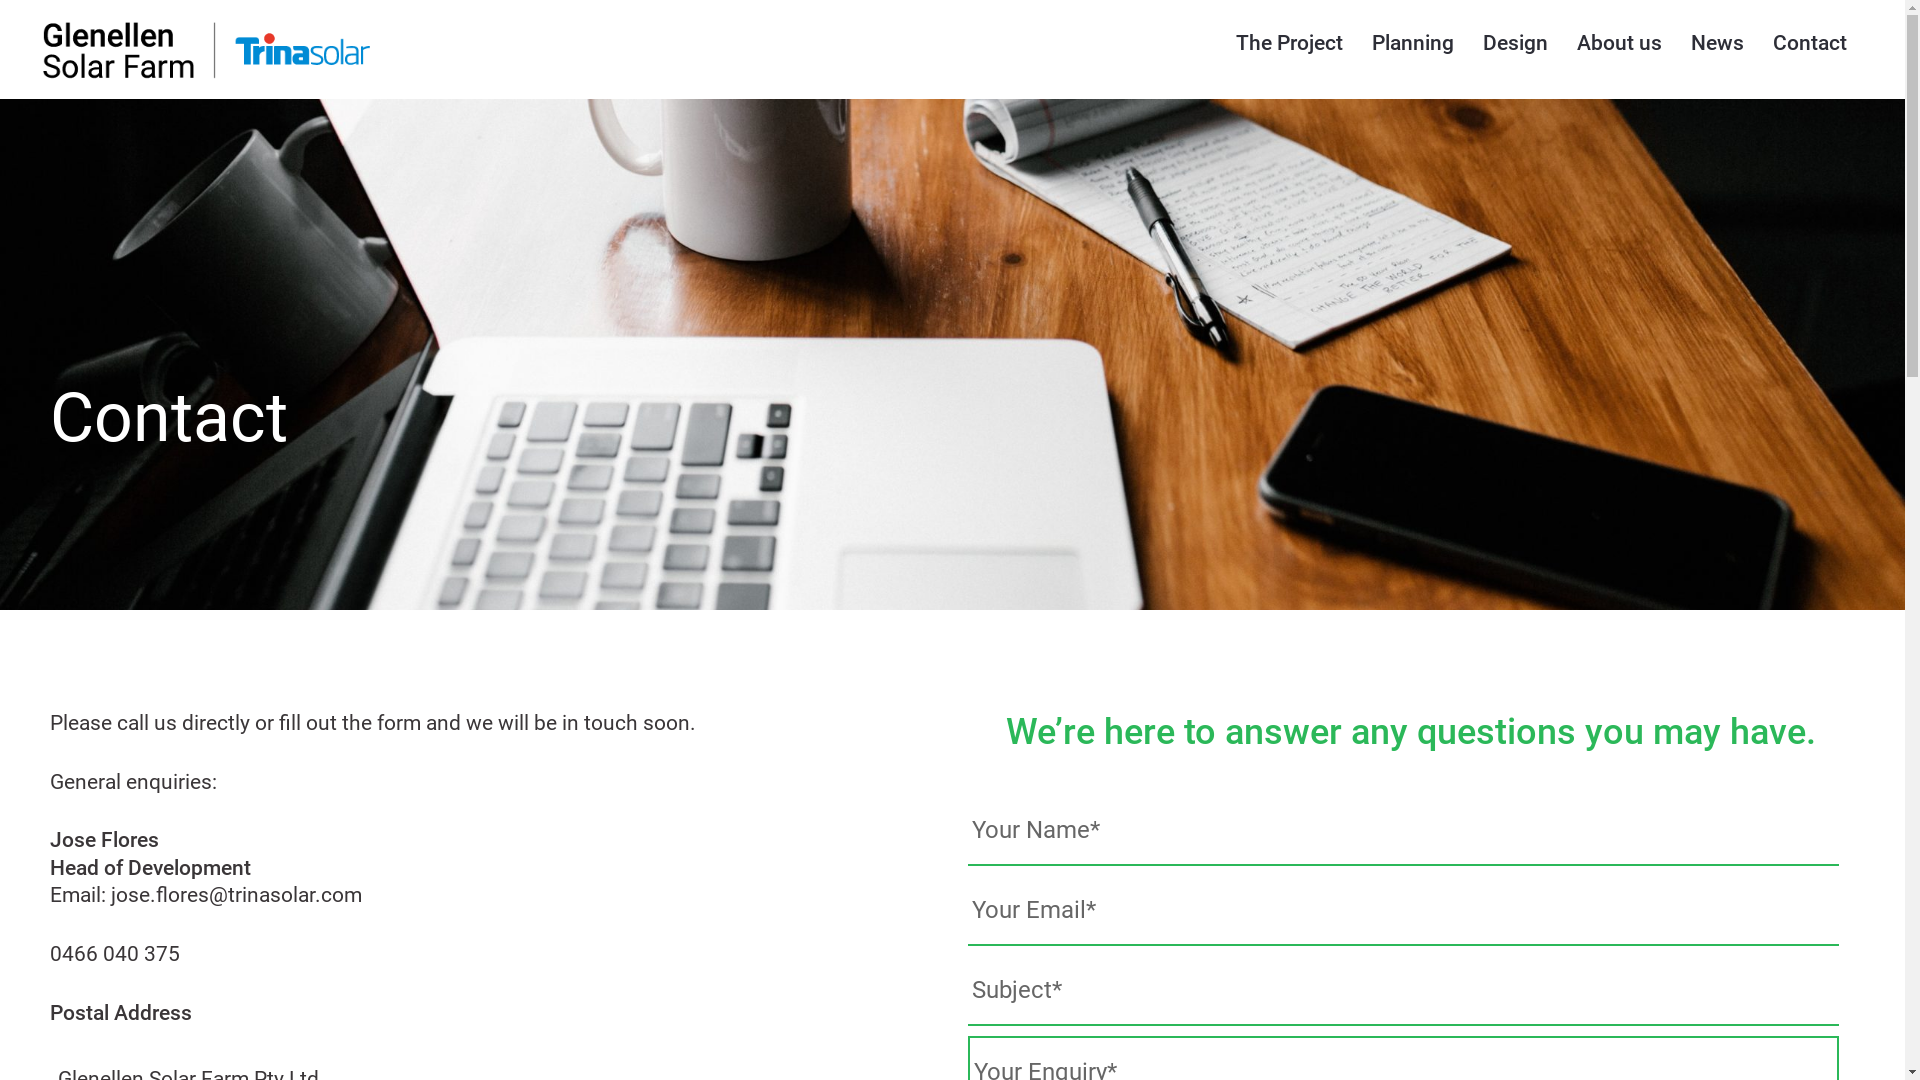 The height and width of the screenshot is (1080, 1920). Describe the element at coordinates (1411, 42) in the screenshot. I see `'Planning'` at that location.